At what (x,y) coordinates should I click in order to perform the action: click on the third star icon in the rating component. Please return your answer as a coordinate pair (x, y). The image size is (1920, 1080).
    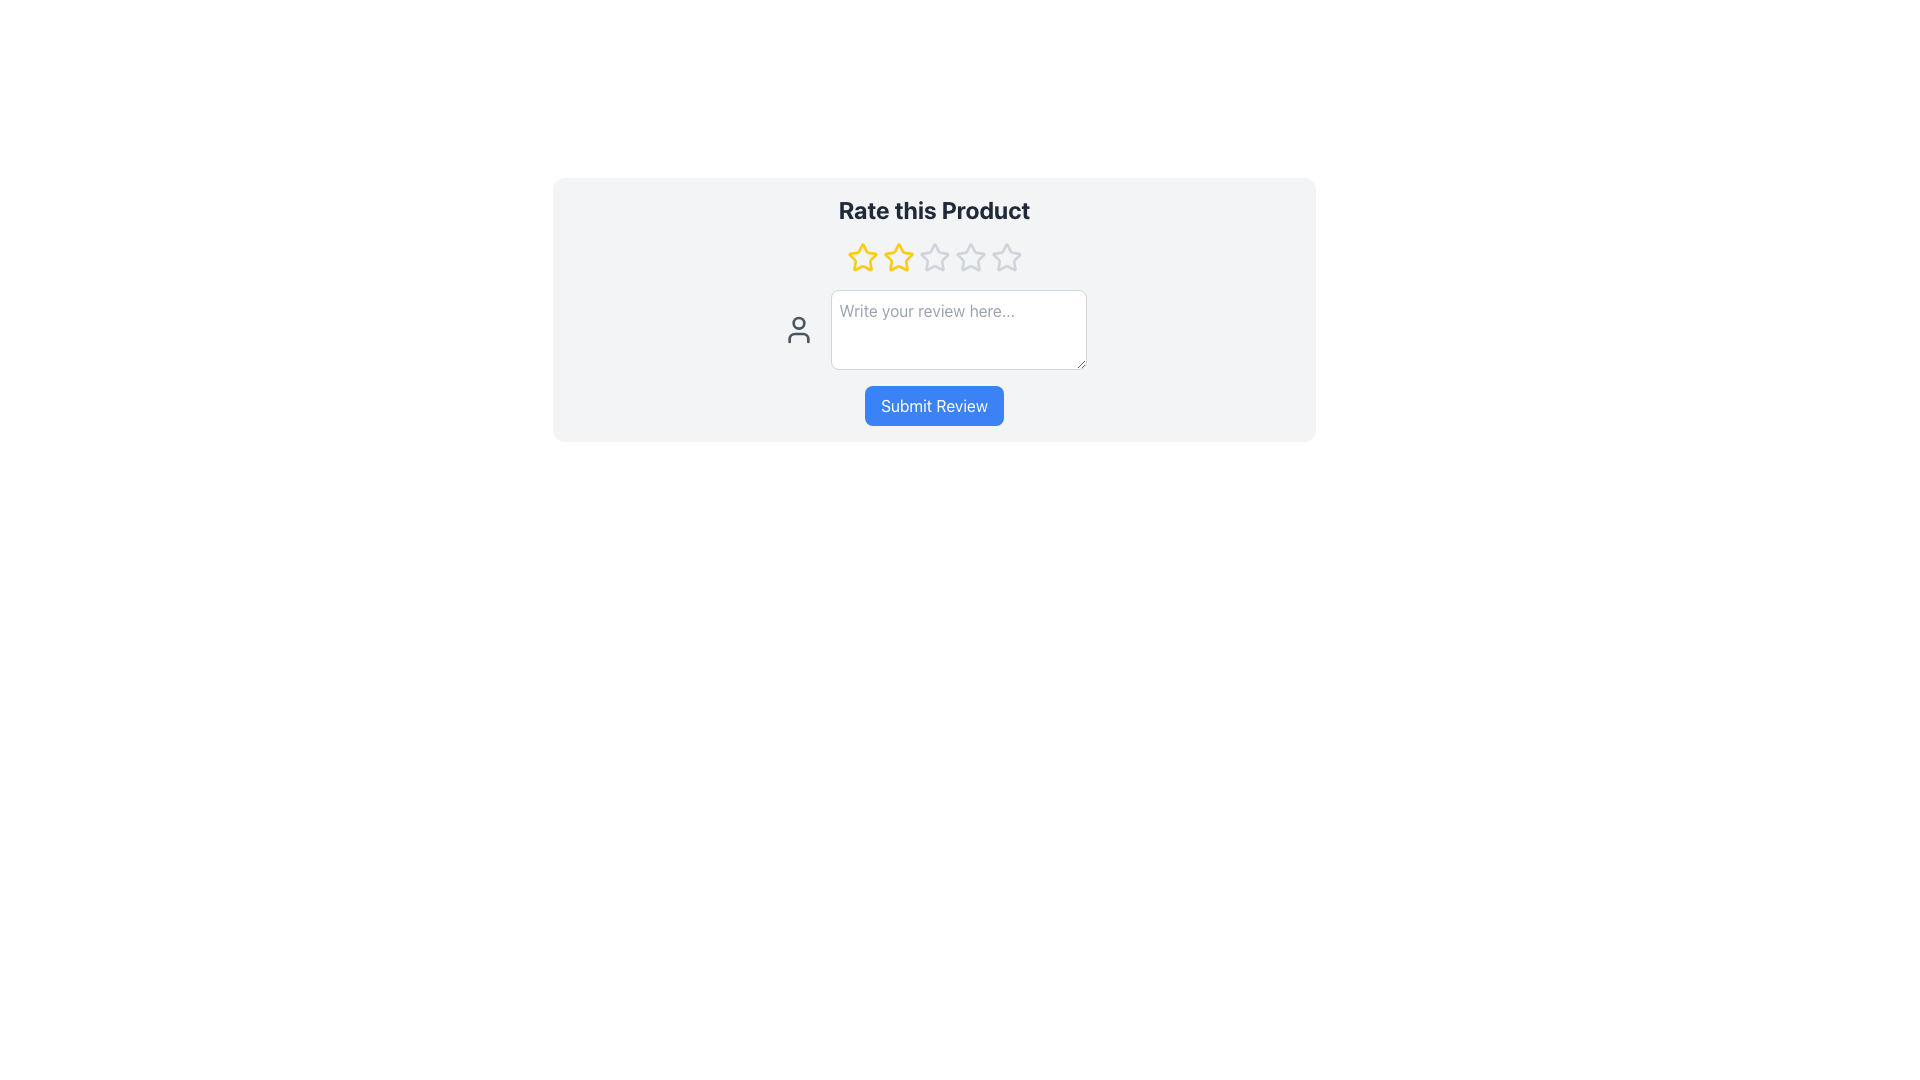
    Looking at the image, I should click on (970, 256).